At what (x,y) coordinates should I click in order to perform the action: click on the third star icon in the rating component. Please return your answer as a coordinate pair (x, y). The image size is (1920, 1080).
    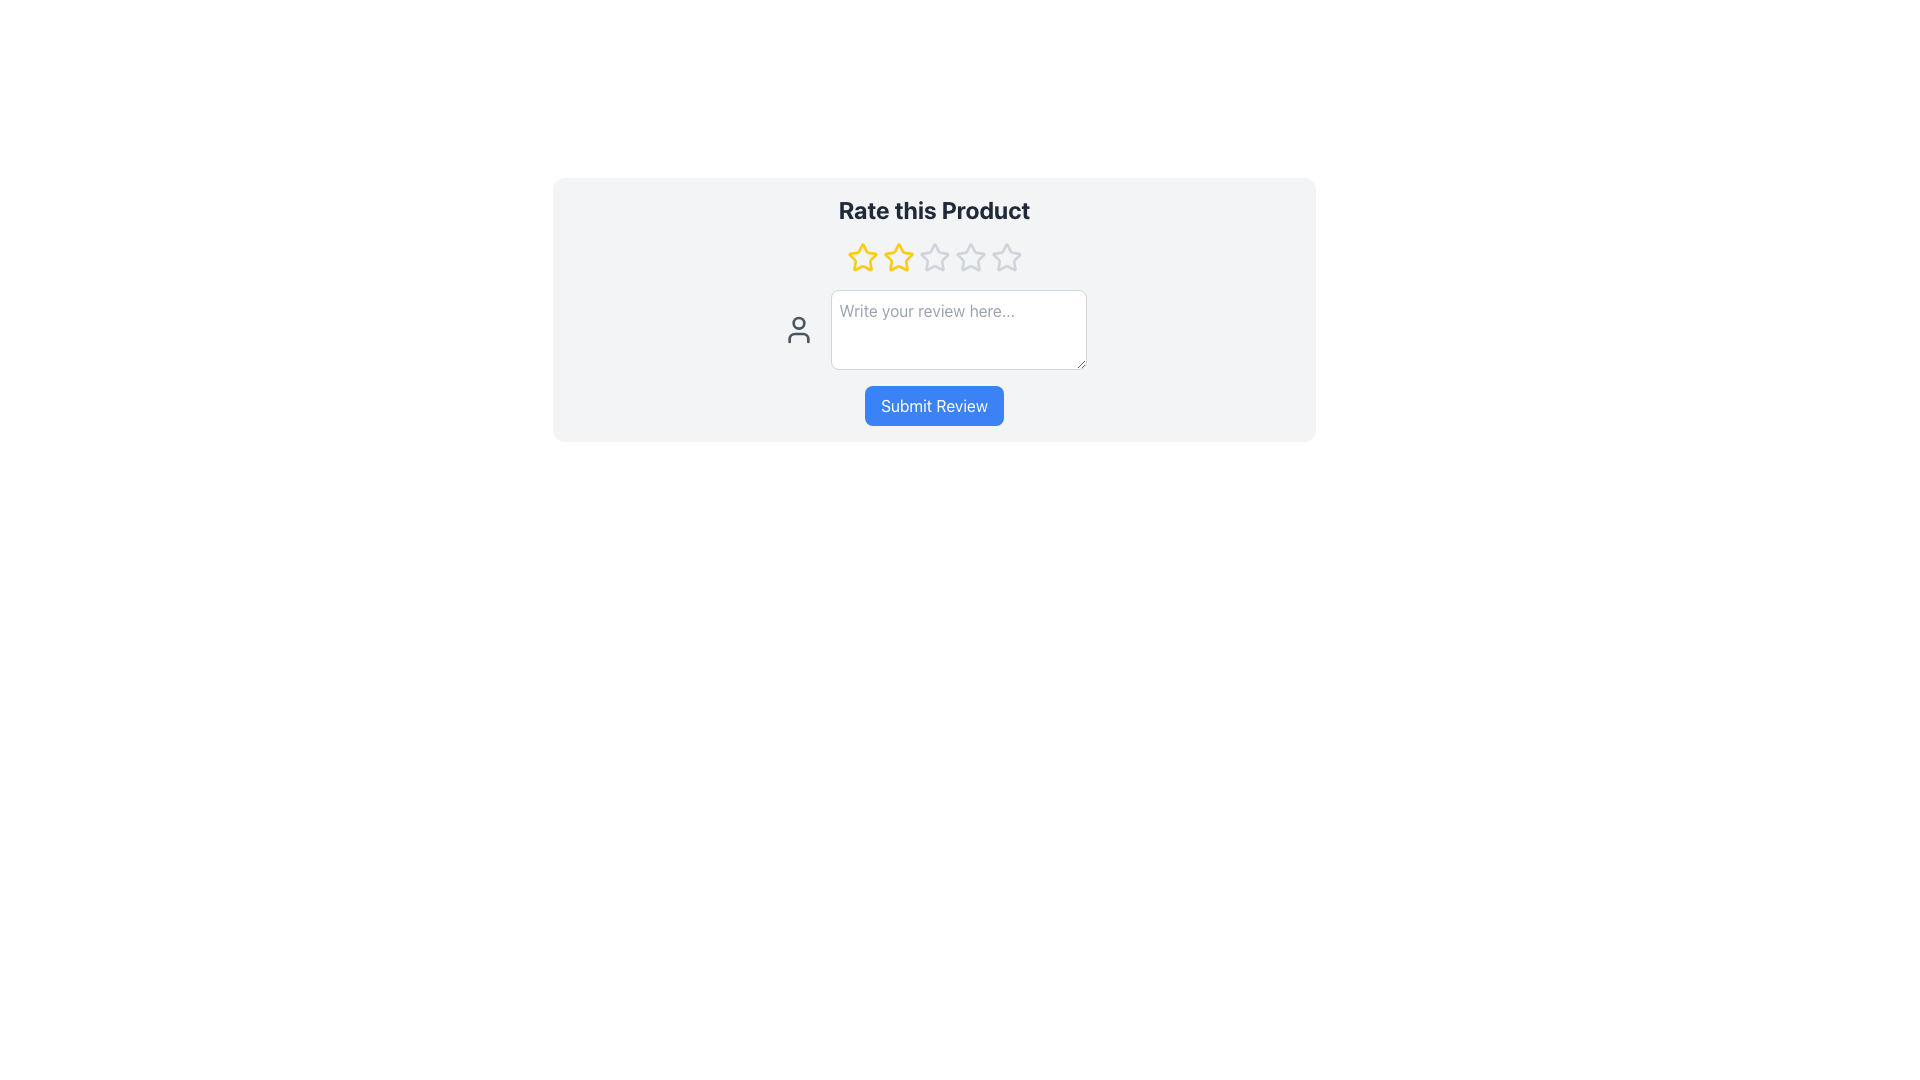
    Looking at the image, I should click on (970, 256).